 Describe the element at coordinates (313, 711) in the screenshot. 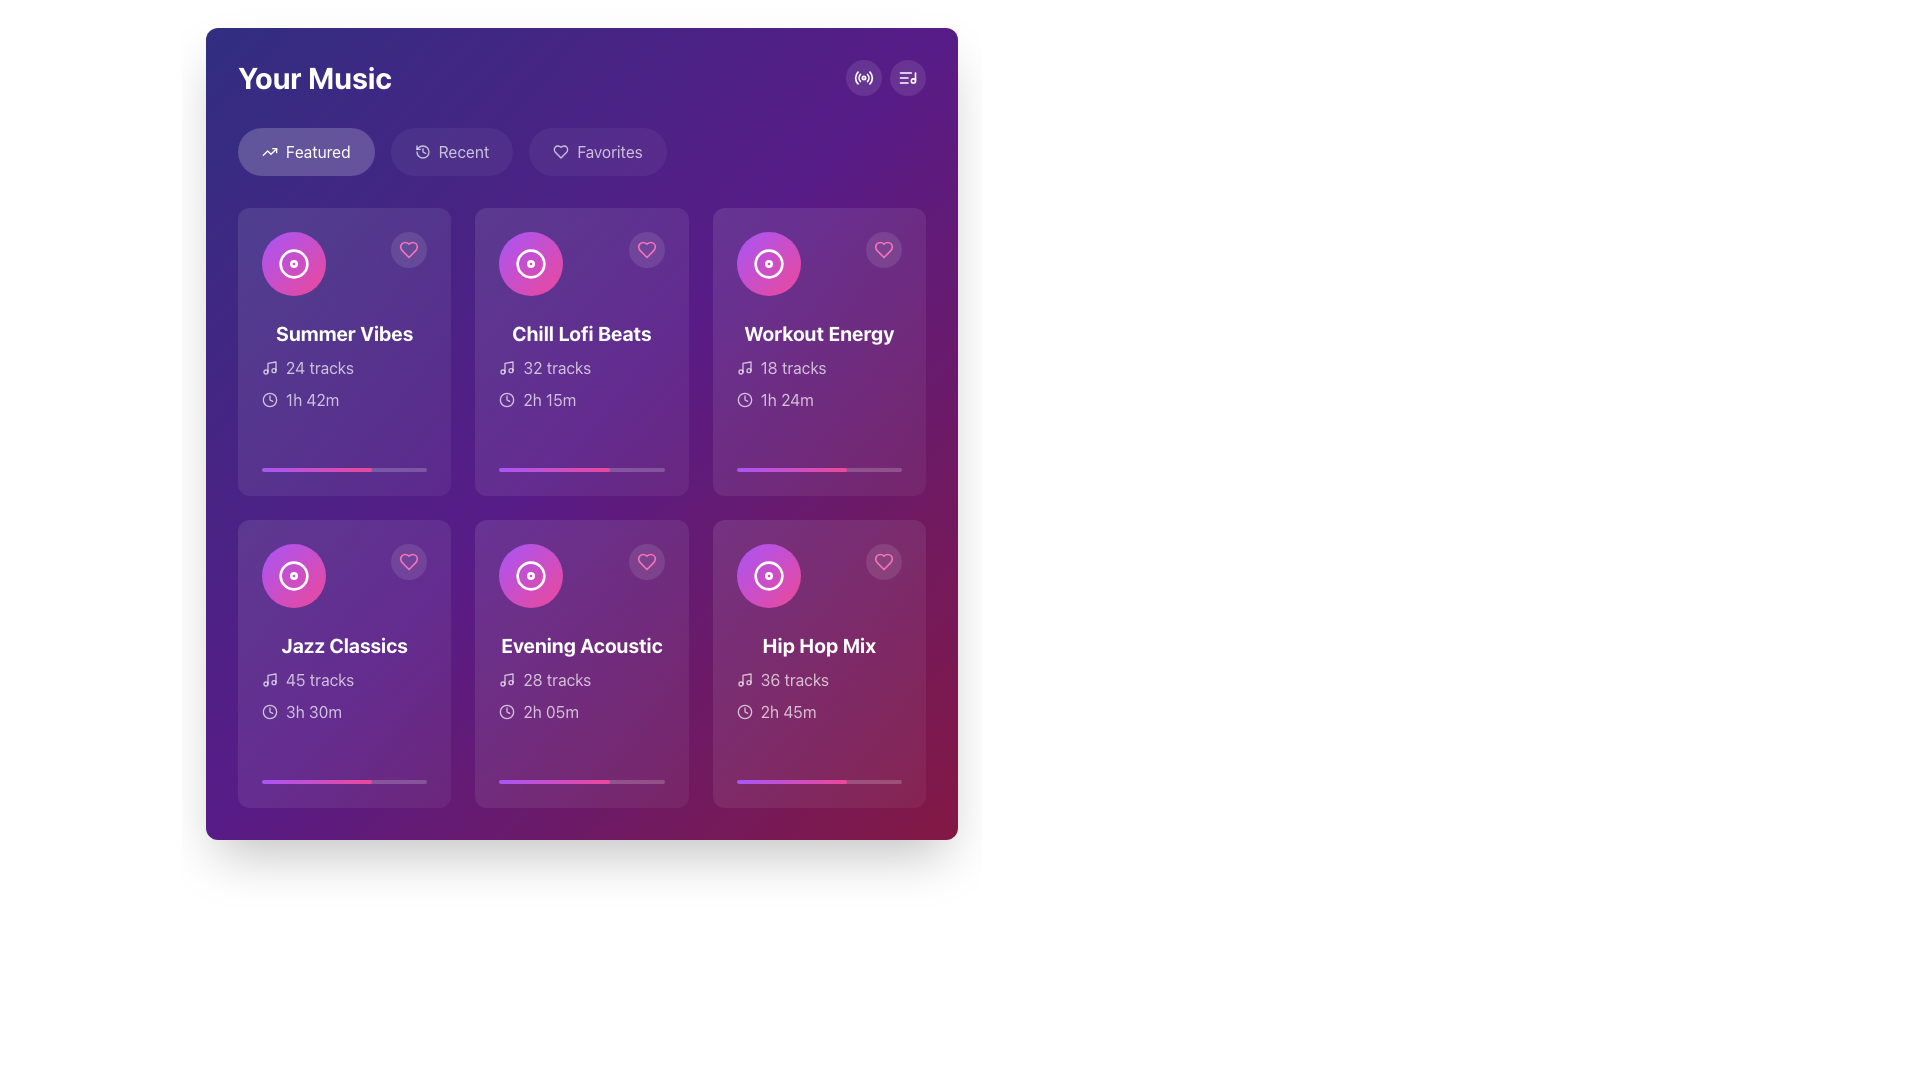

I see `the Text Label displaying the duration of the playlist or album in the 'Jazz Classics' card, located below the track count and near a clock icon` at that location.